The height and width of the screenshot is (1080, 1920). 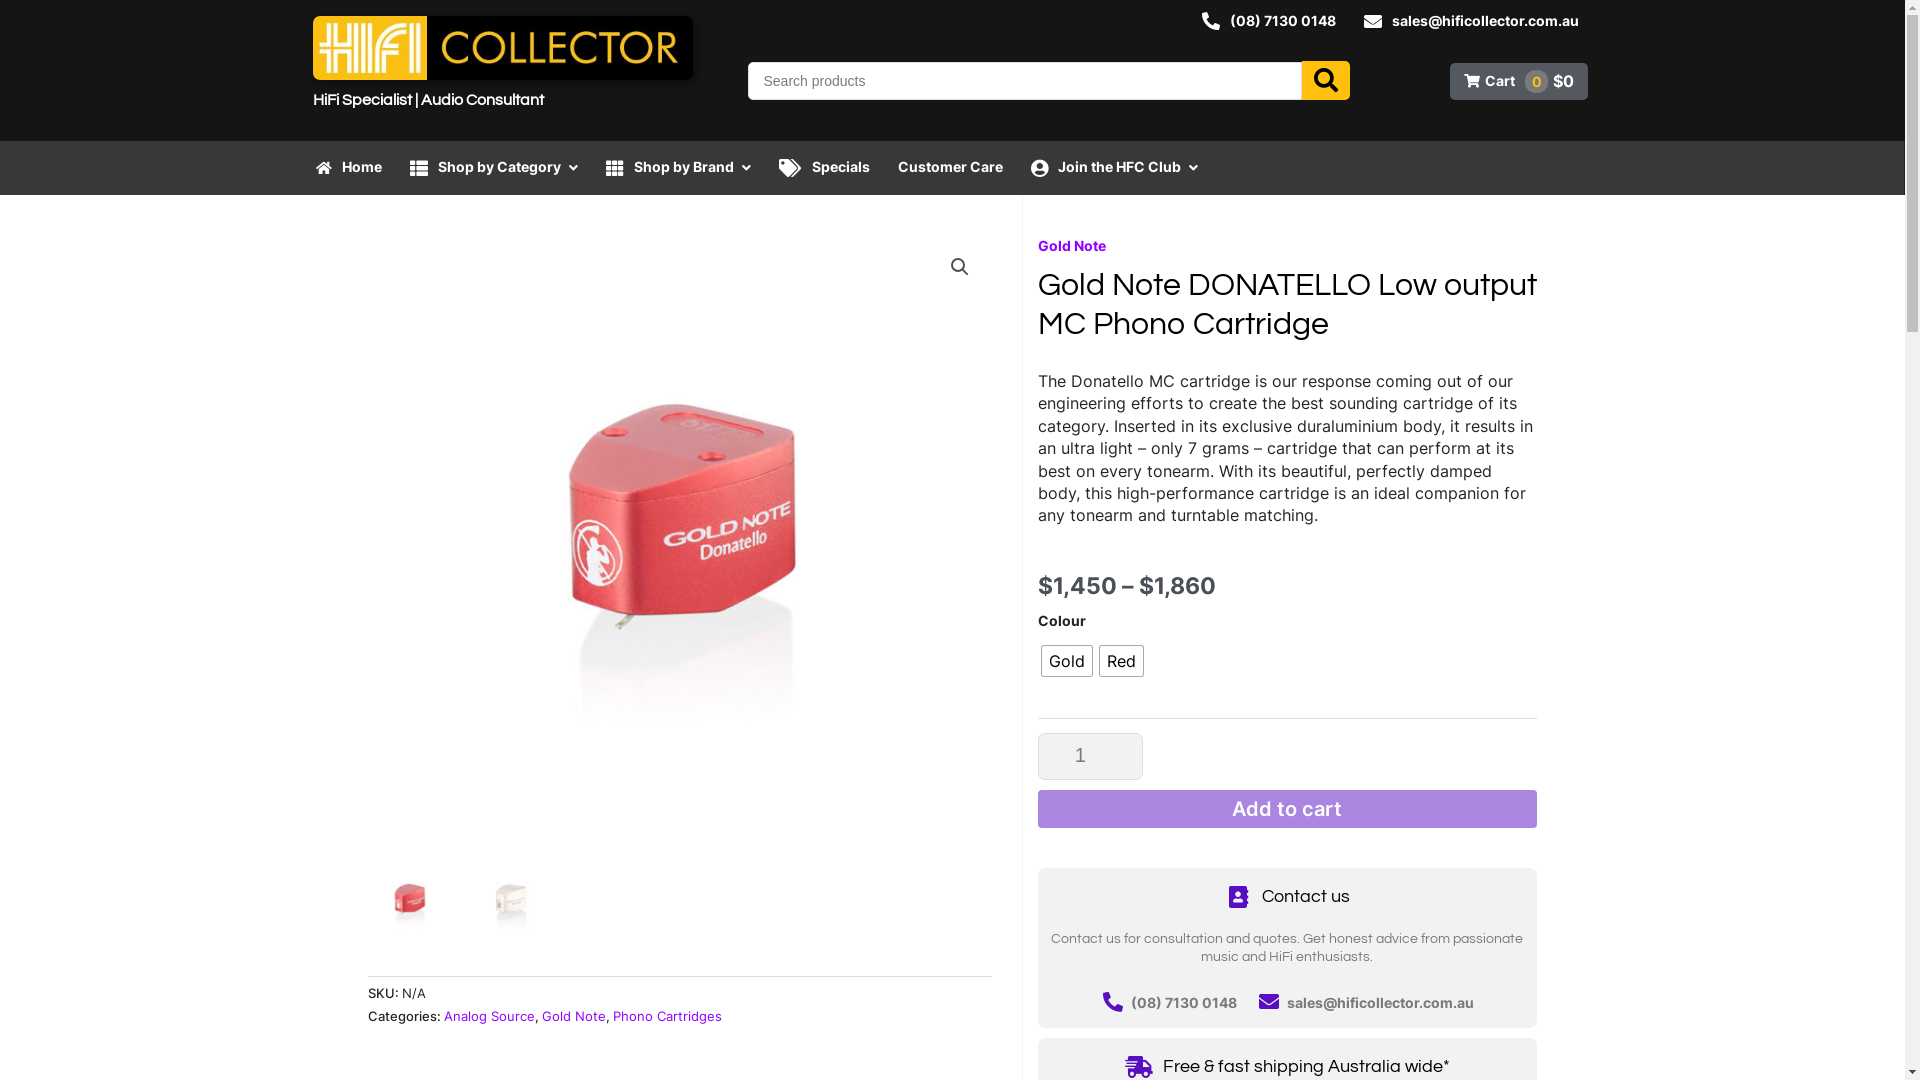 What do you see at coordinates (542, 1016) in the screenshot?
I see `'Gold Note'` at bounding box center [542, 1016].